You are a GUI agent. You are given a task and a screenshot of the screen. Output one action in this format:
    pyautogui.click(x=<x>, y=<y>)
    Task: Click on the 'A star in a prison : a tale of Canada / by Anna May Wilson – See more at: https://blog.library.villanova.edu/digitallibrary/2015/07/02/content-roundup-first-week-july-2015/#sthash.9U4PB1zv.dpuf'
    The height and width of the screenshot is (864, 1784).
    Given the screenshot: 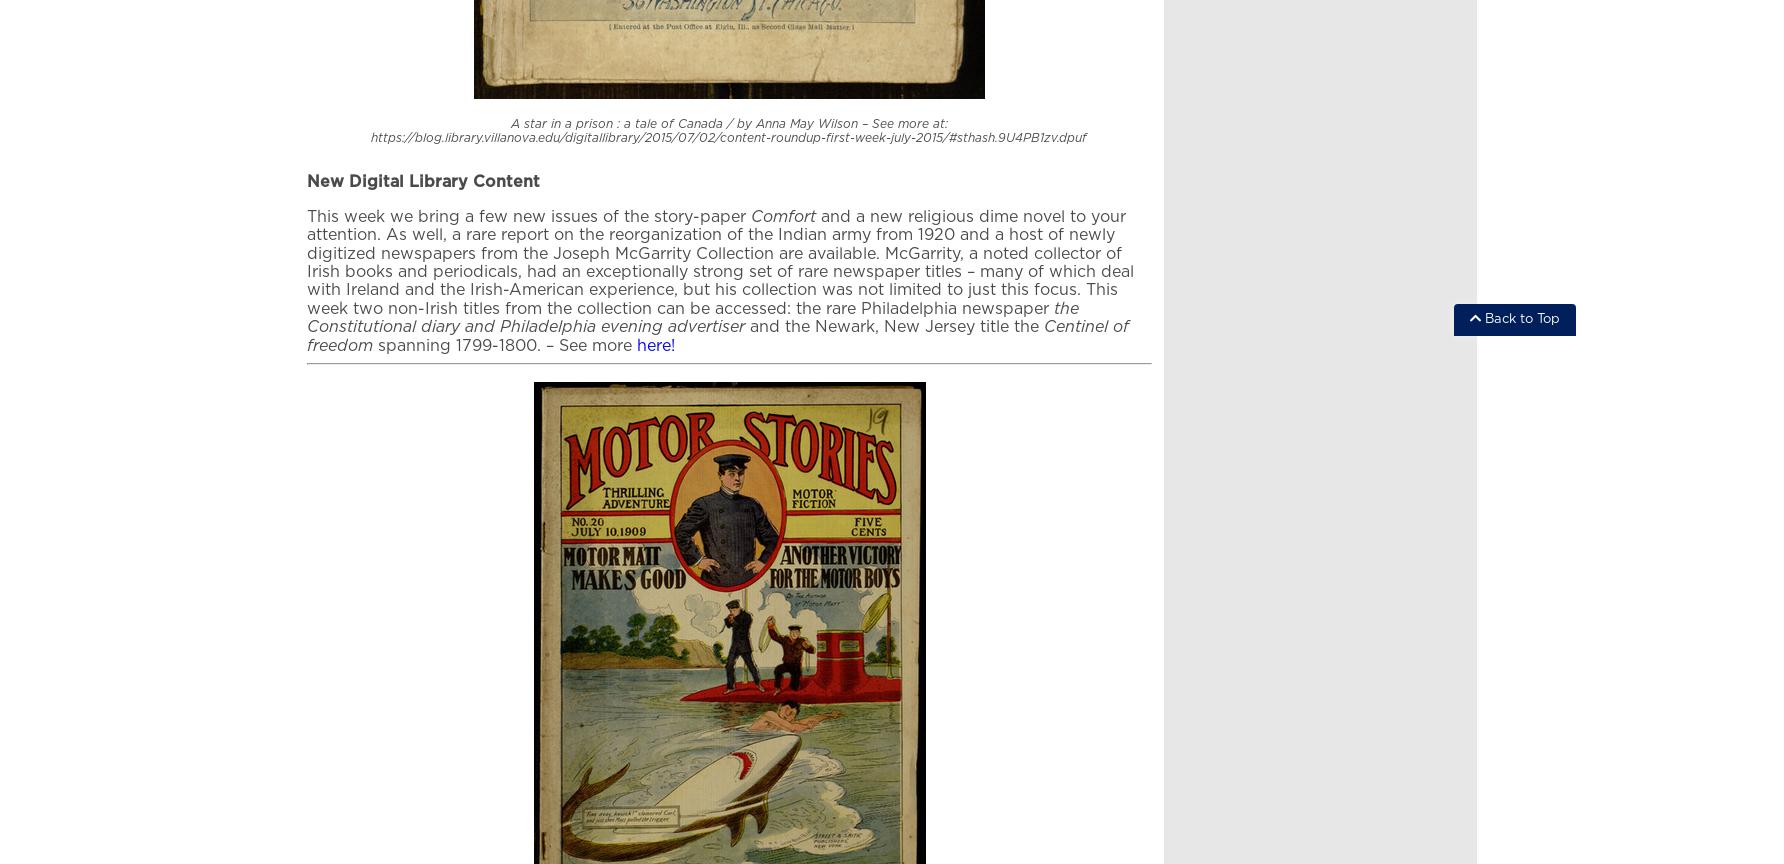 What is the action you would take?
    pyautogui.click(x=728, y=129)
    